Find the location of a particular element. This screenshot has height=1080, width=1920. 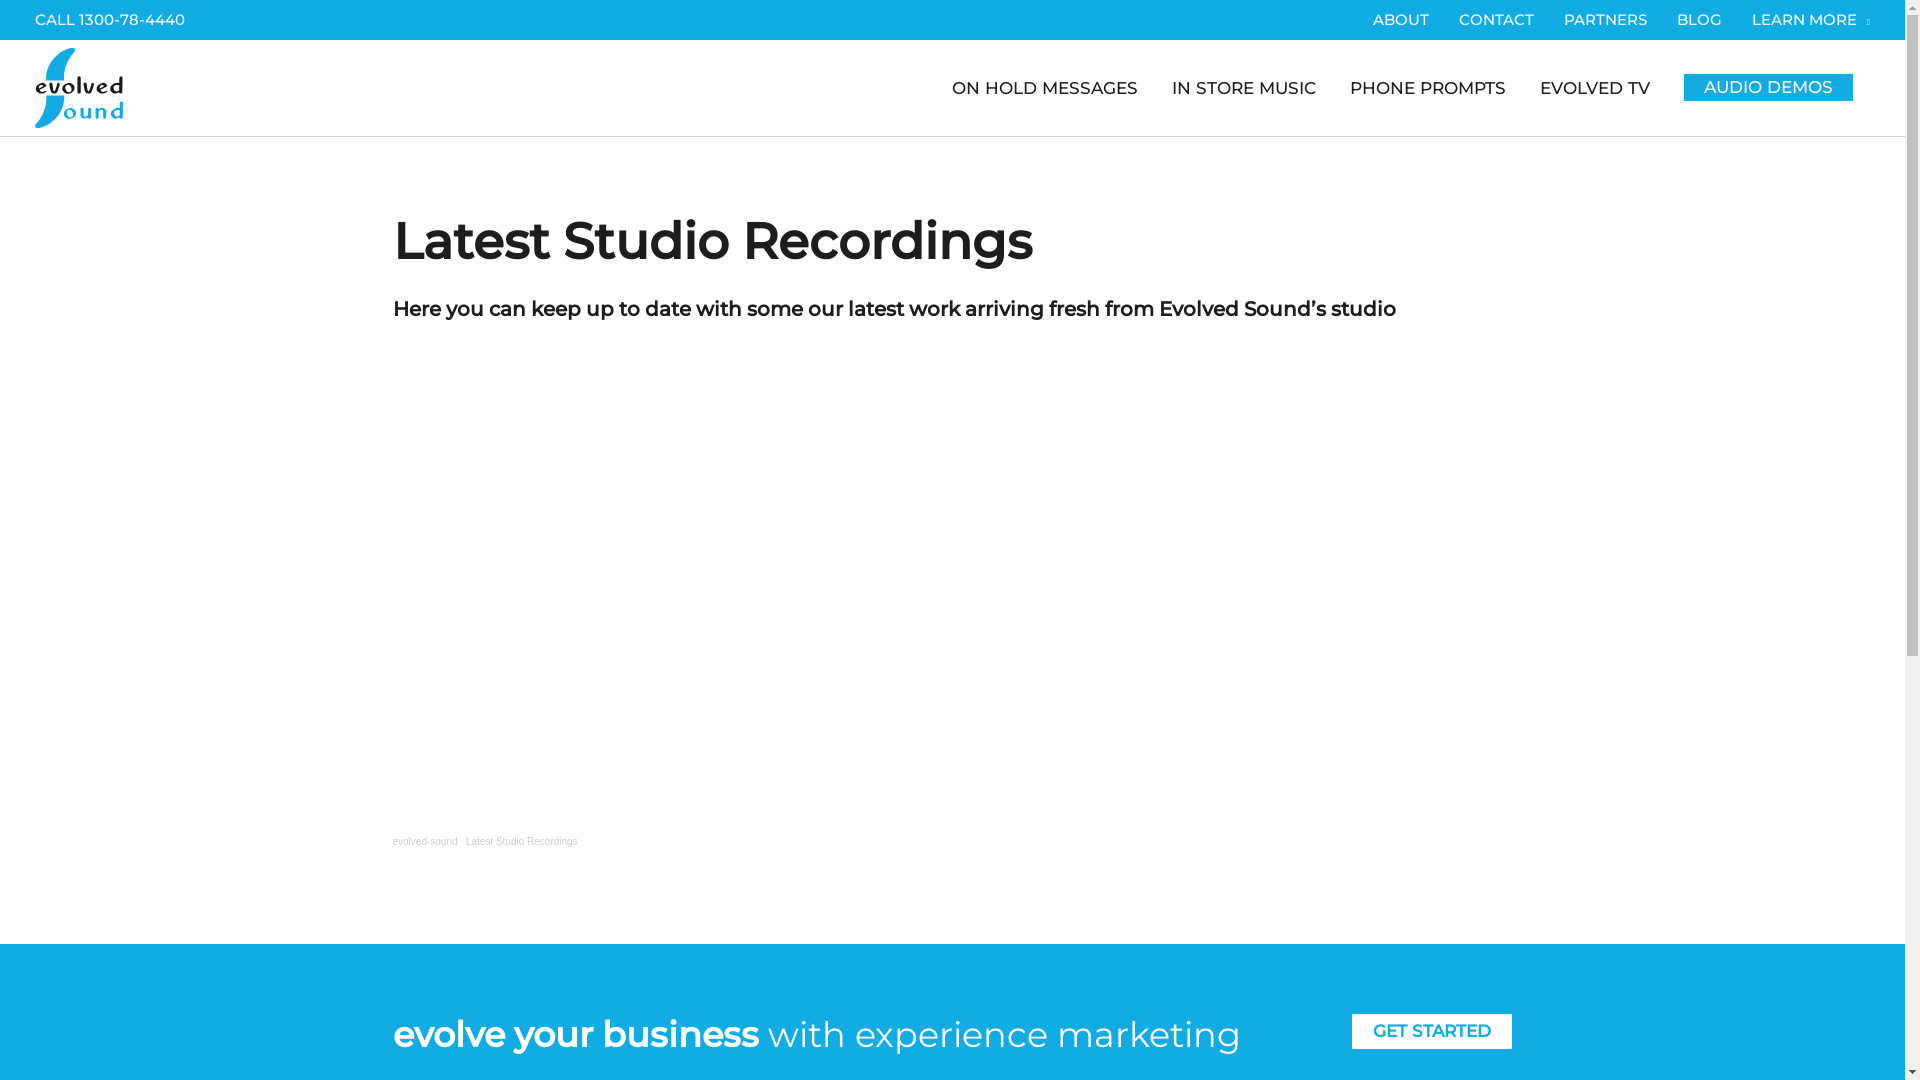

'EVOLVED TV' is located at coordinates (1593, 87).